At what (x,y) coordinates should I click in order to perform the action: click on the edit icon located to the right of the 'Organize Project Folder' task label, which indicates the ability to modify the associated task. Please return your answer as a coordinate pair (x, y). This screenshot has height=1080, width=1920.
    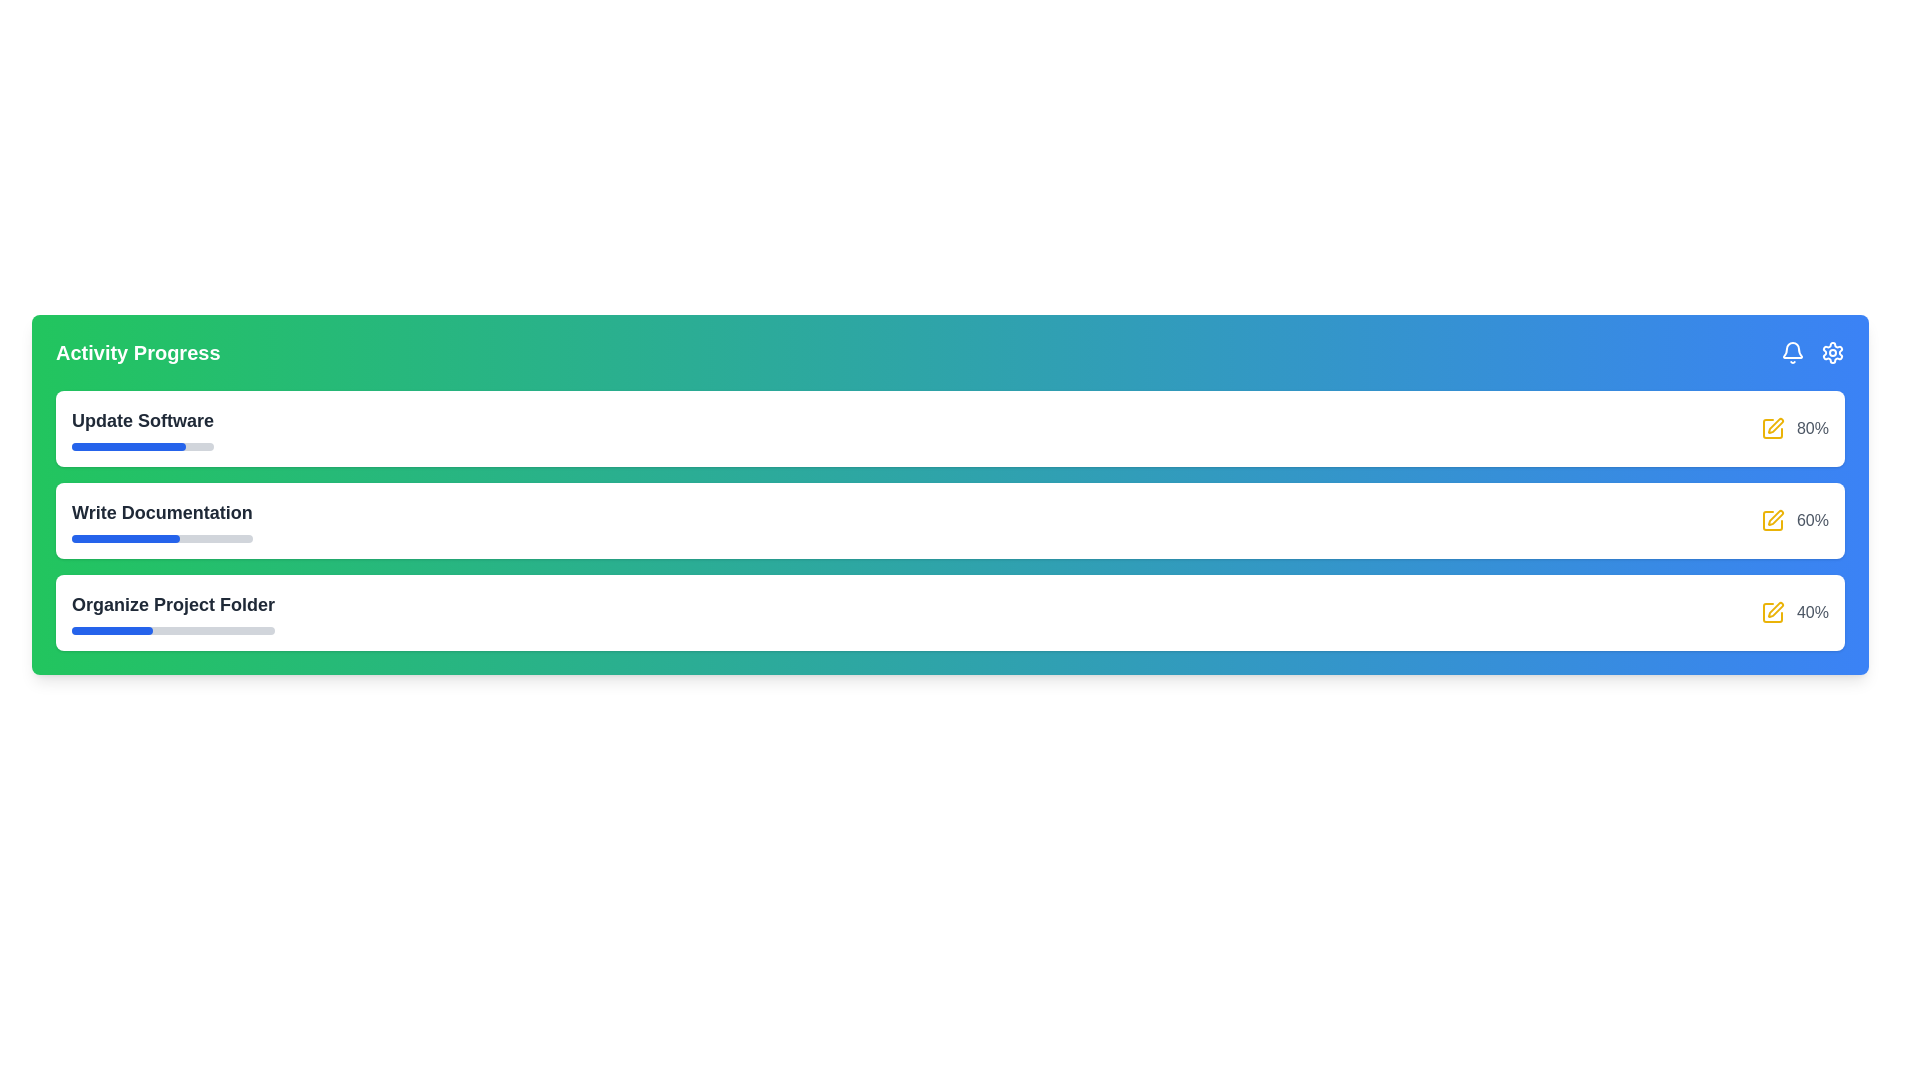
    Looking at the image, I should click on (1772, 612).